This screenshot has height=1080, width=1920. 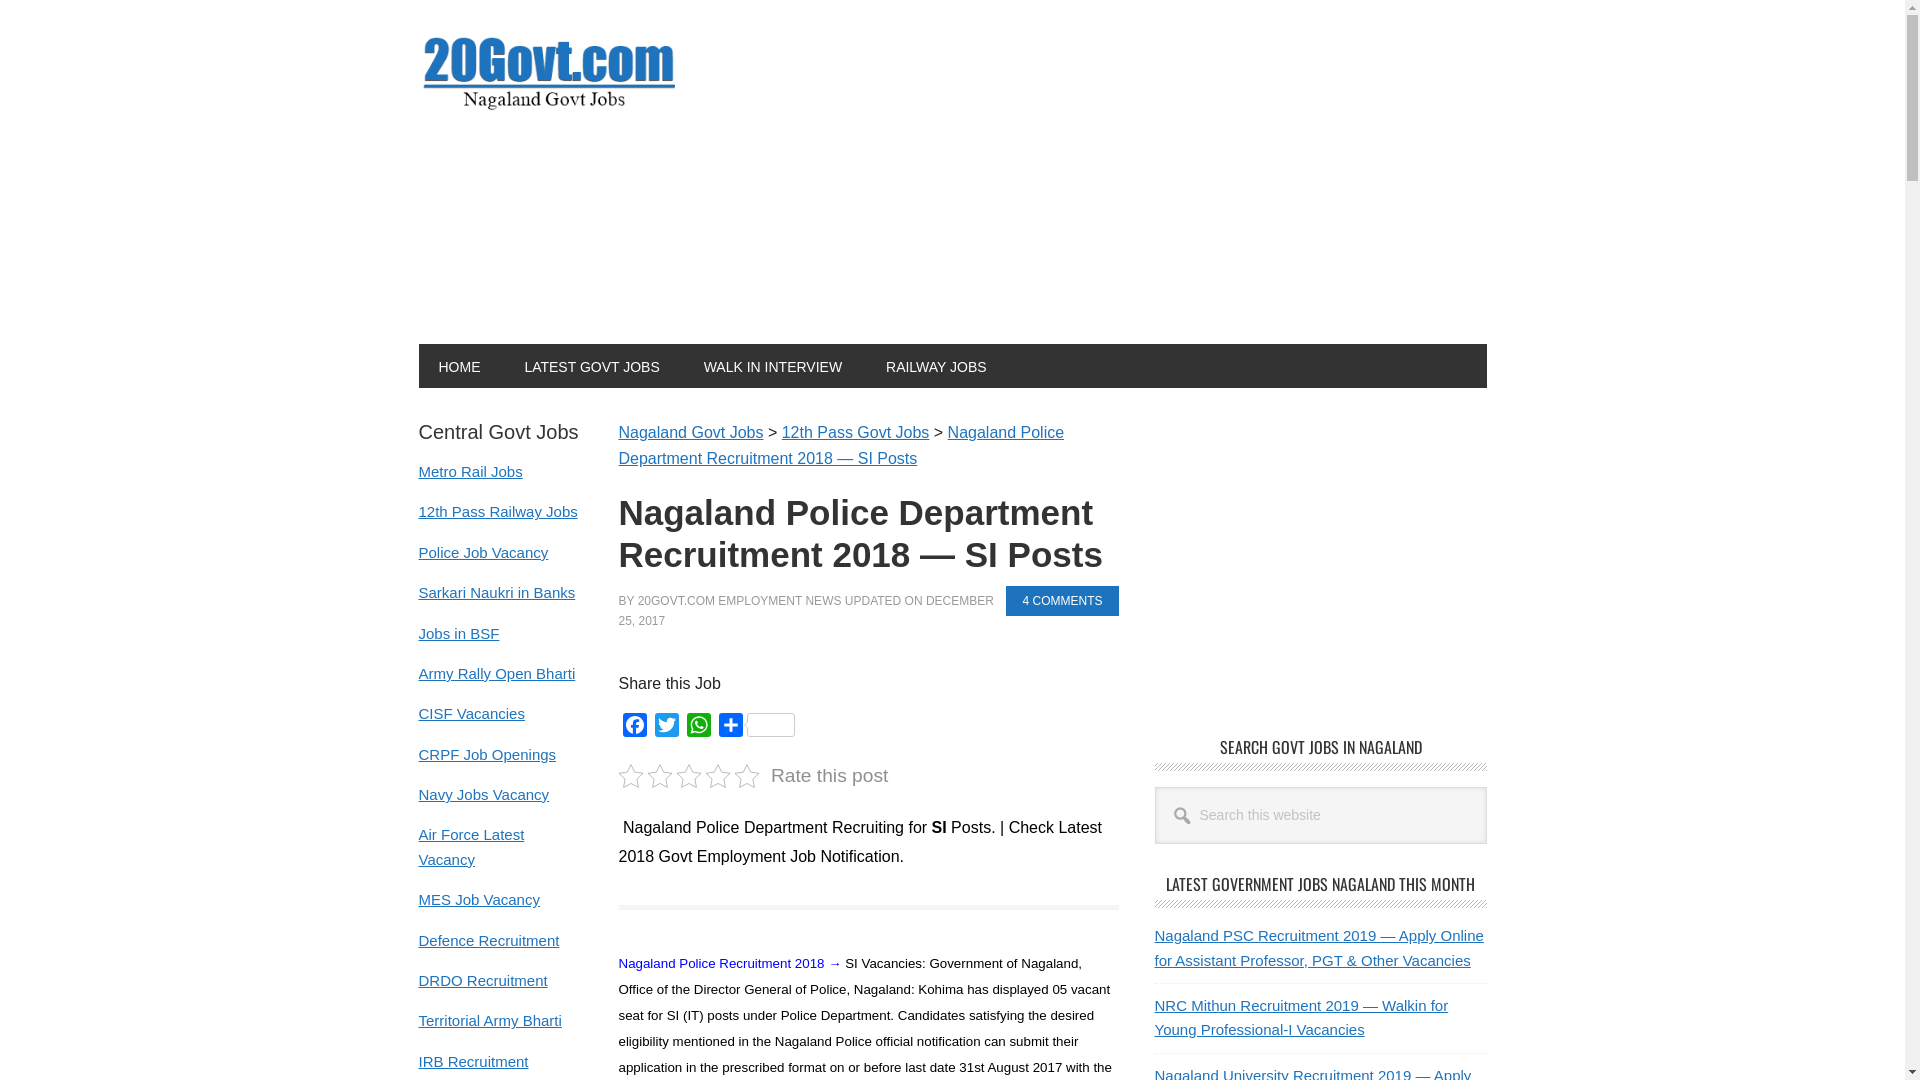 What do you see at coordinates (469, 712) in the screenshot?
I see `'CISF Vacancies'` at bounding box center [469, 712].